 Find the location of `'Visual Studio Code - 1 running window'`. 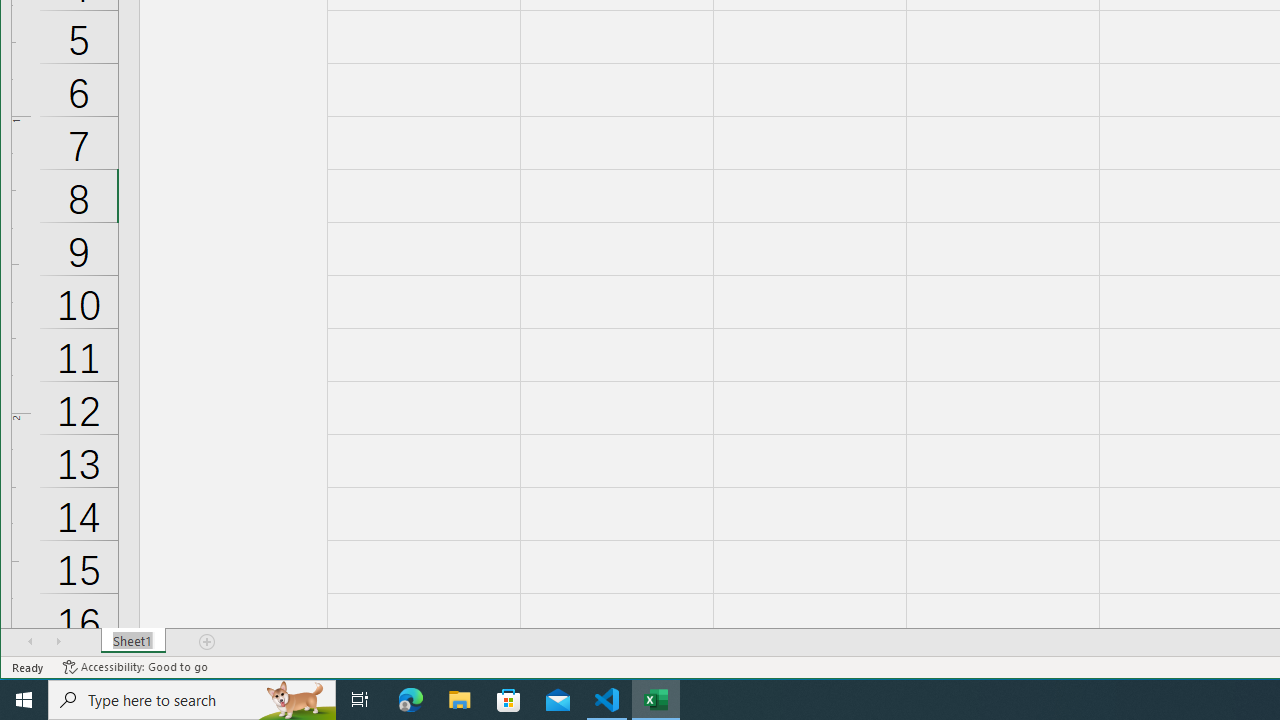

'Visual Studio Code - 1 running window' is located at coordinates (606, 698).